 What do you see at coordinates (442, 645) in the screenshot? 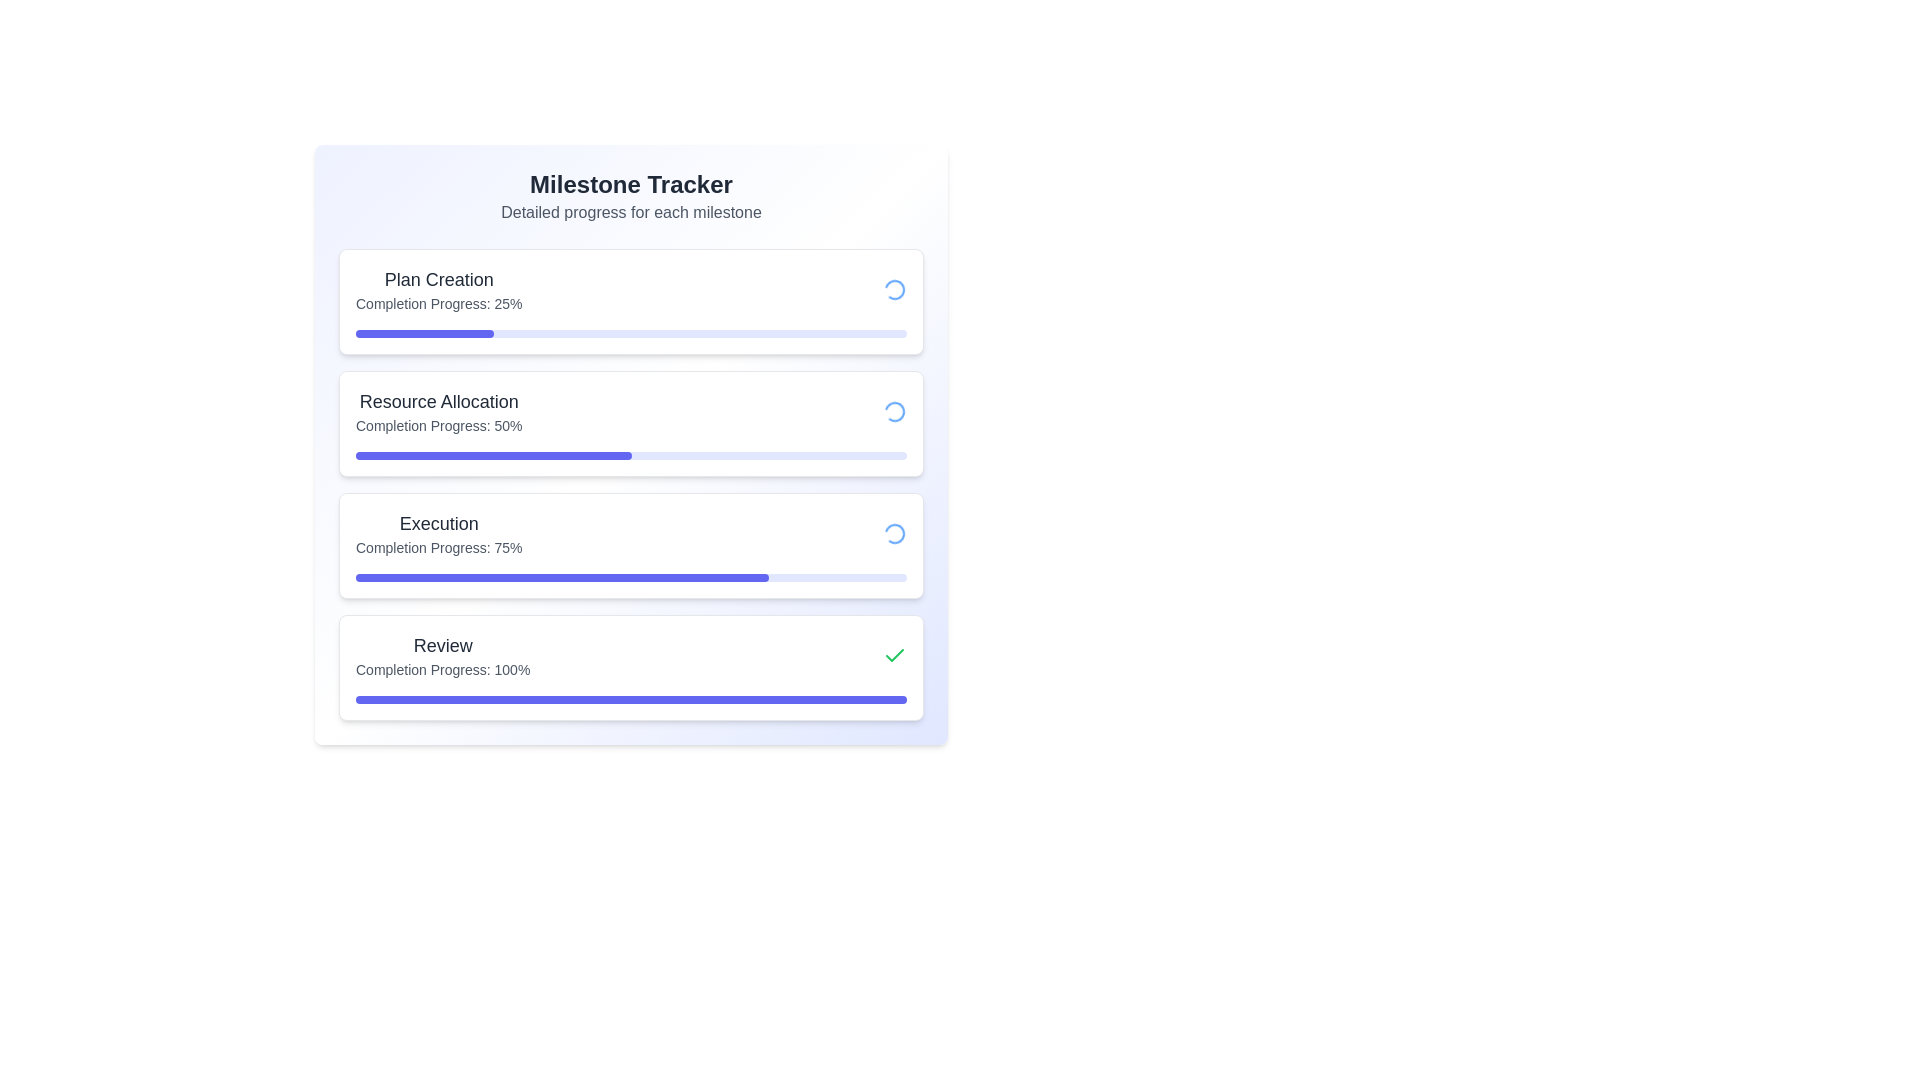
I see `the Static Text Label titled 'Review' which serves as a header for the milestone section in the progress tracking layout` at bounding box center [442, 645].